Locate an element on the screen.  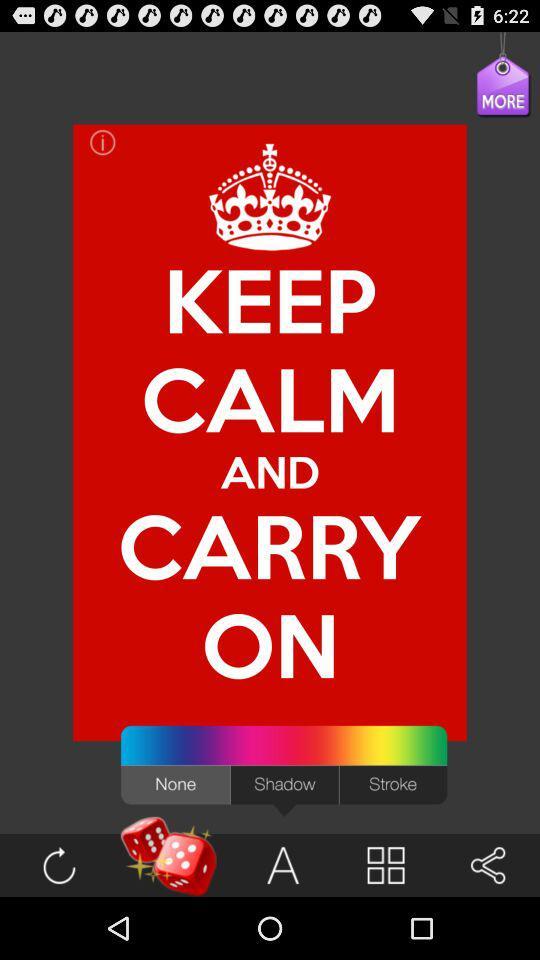
keep item is located at coordinates (270, 299).